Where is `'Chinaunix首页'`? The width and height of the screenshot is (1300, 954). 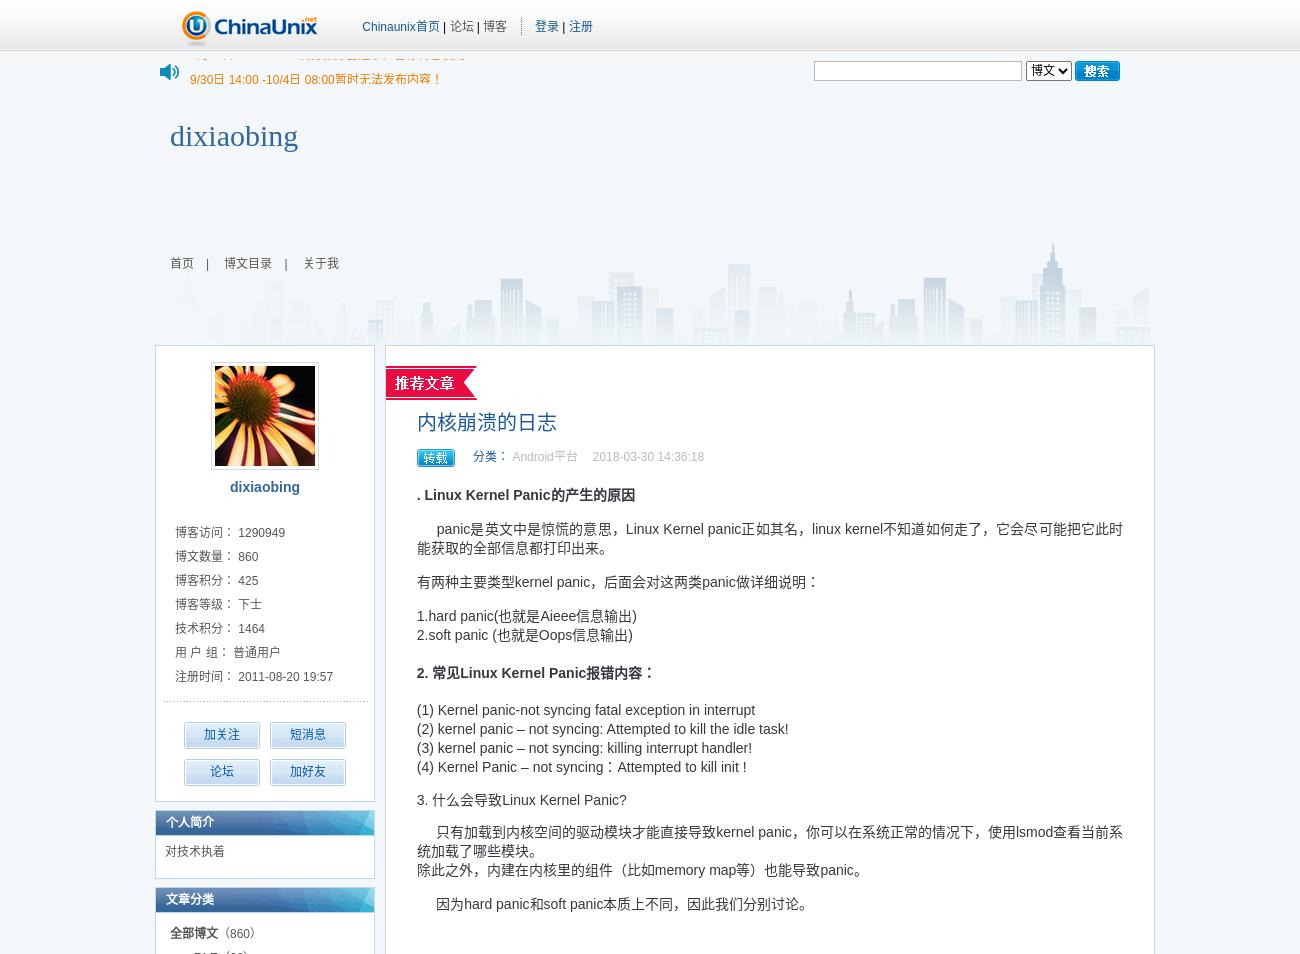 'Chinaunix首页' is located at coordinates (400, 25).